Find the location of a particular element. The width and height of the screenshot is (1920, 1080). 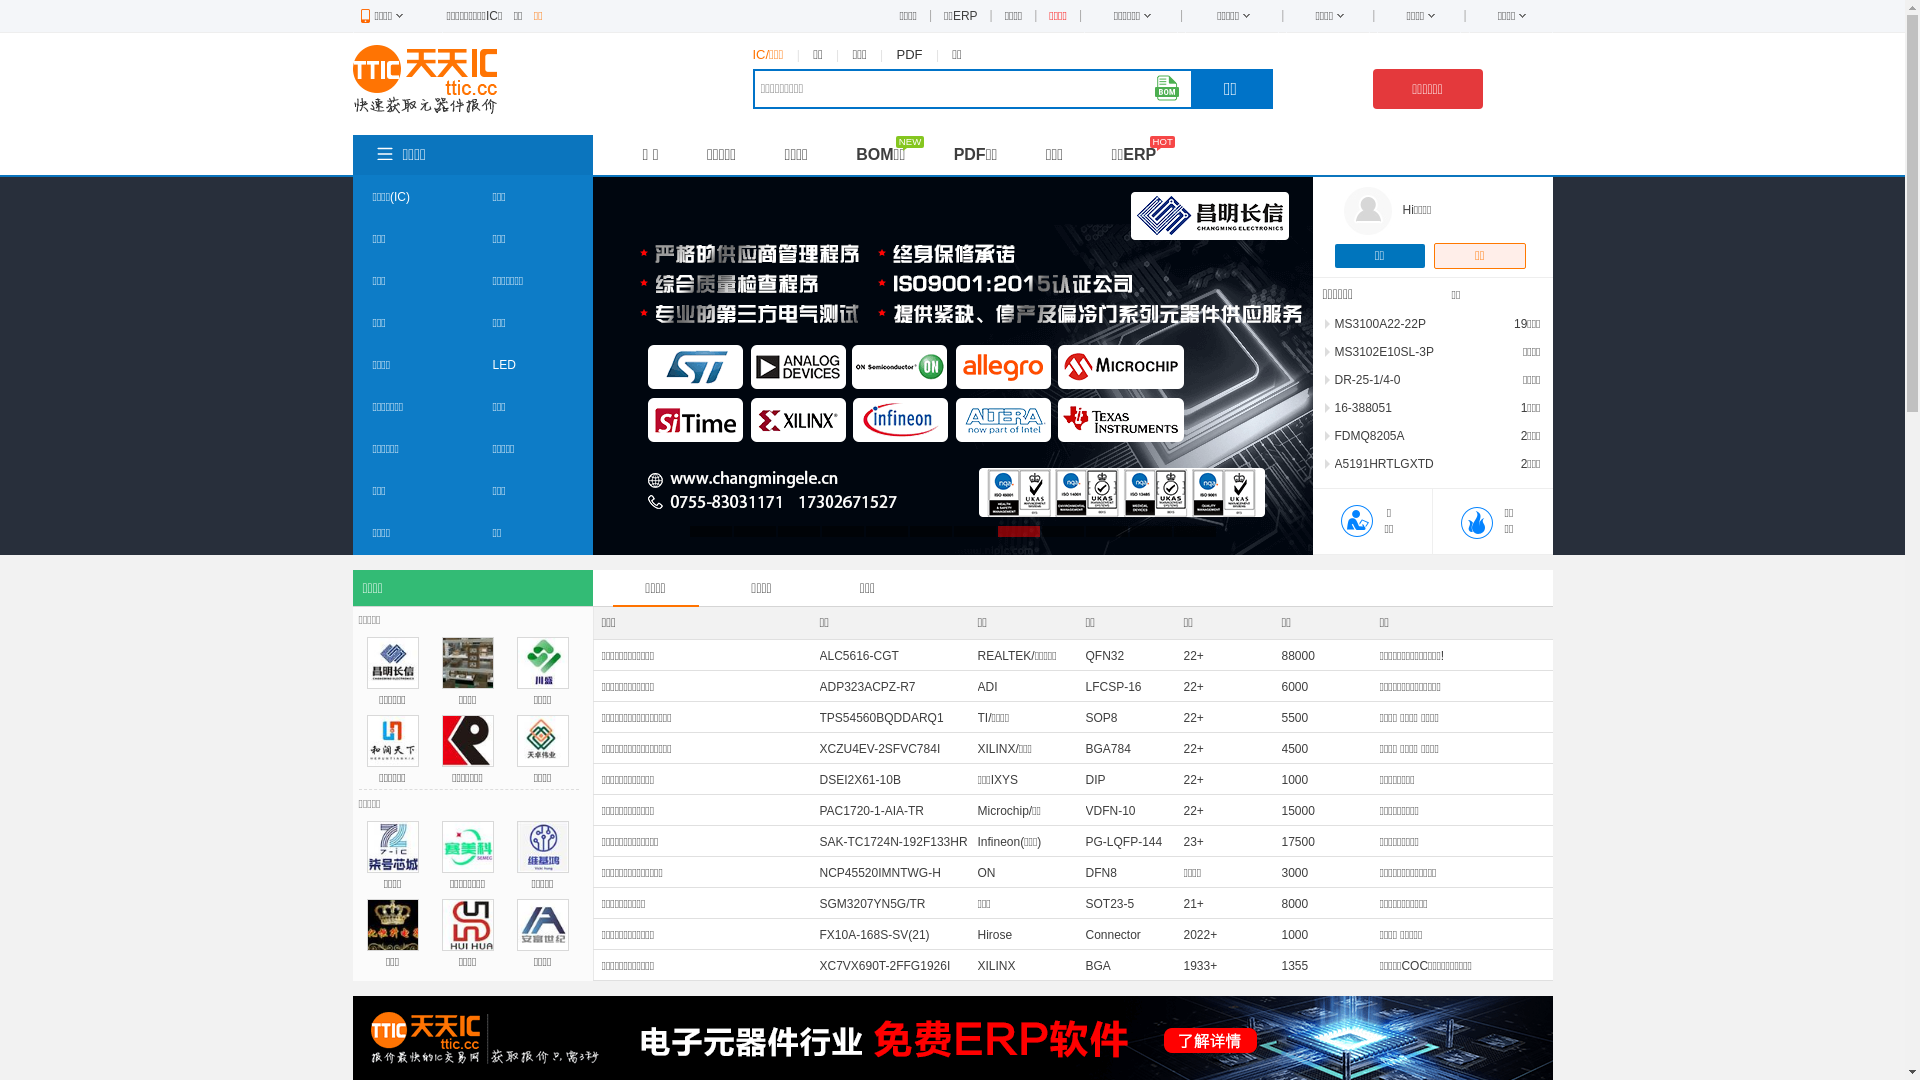

'SAK-TC1724N-192F133HR AC' is located at coordinates (892, 853).